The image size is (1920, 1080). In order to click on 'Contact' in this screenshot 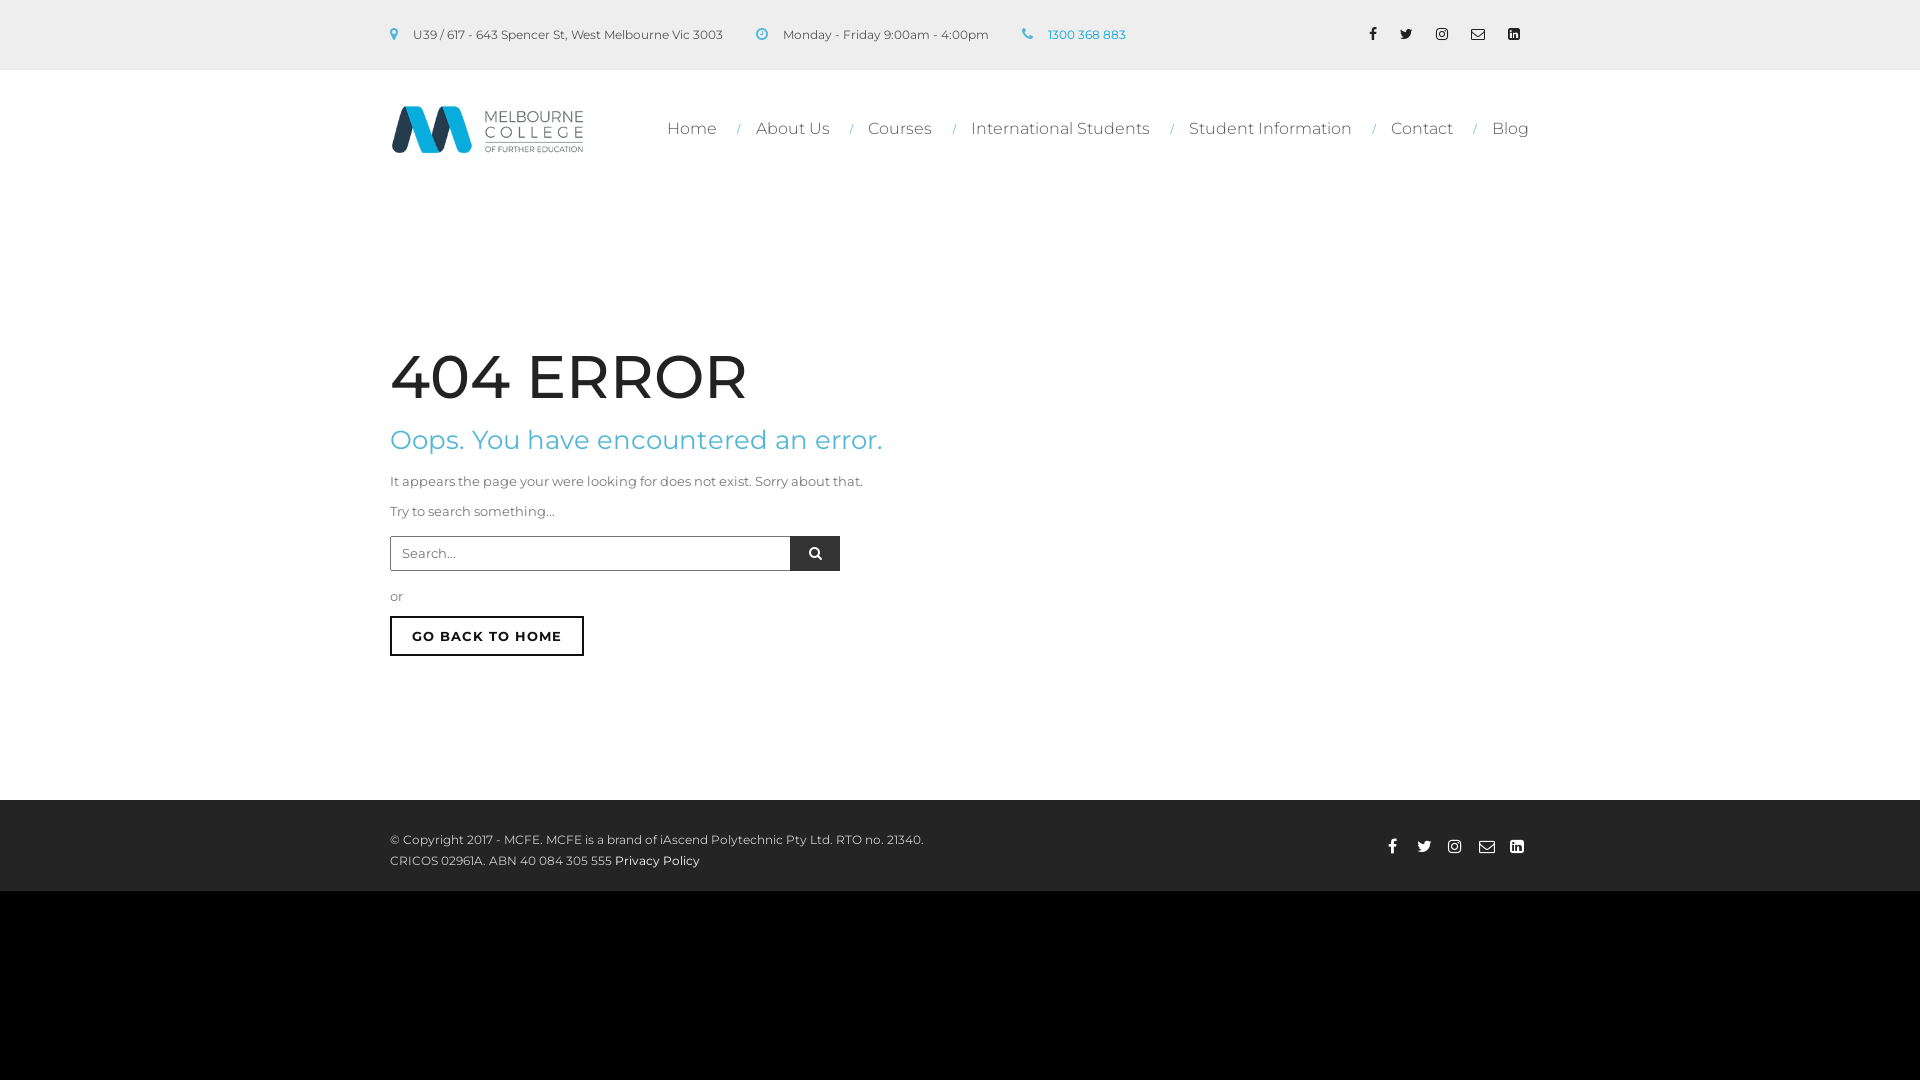, I will do `click(1425, 128)`.